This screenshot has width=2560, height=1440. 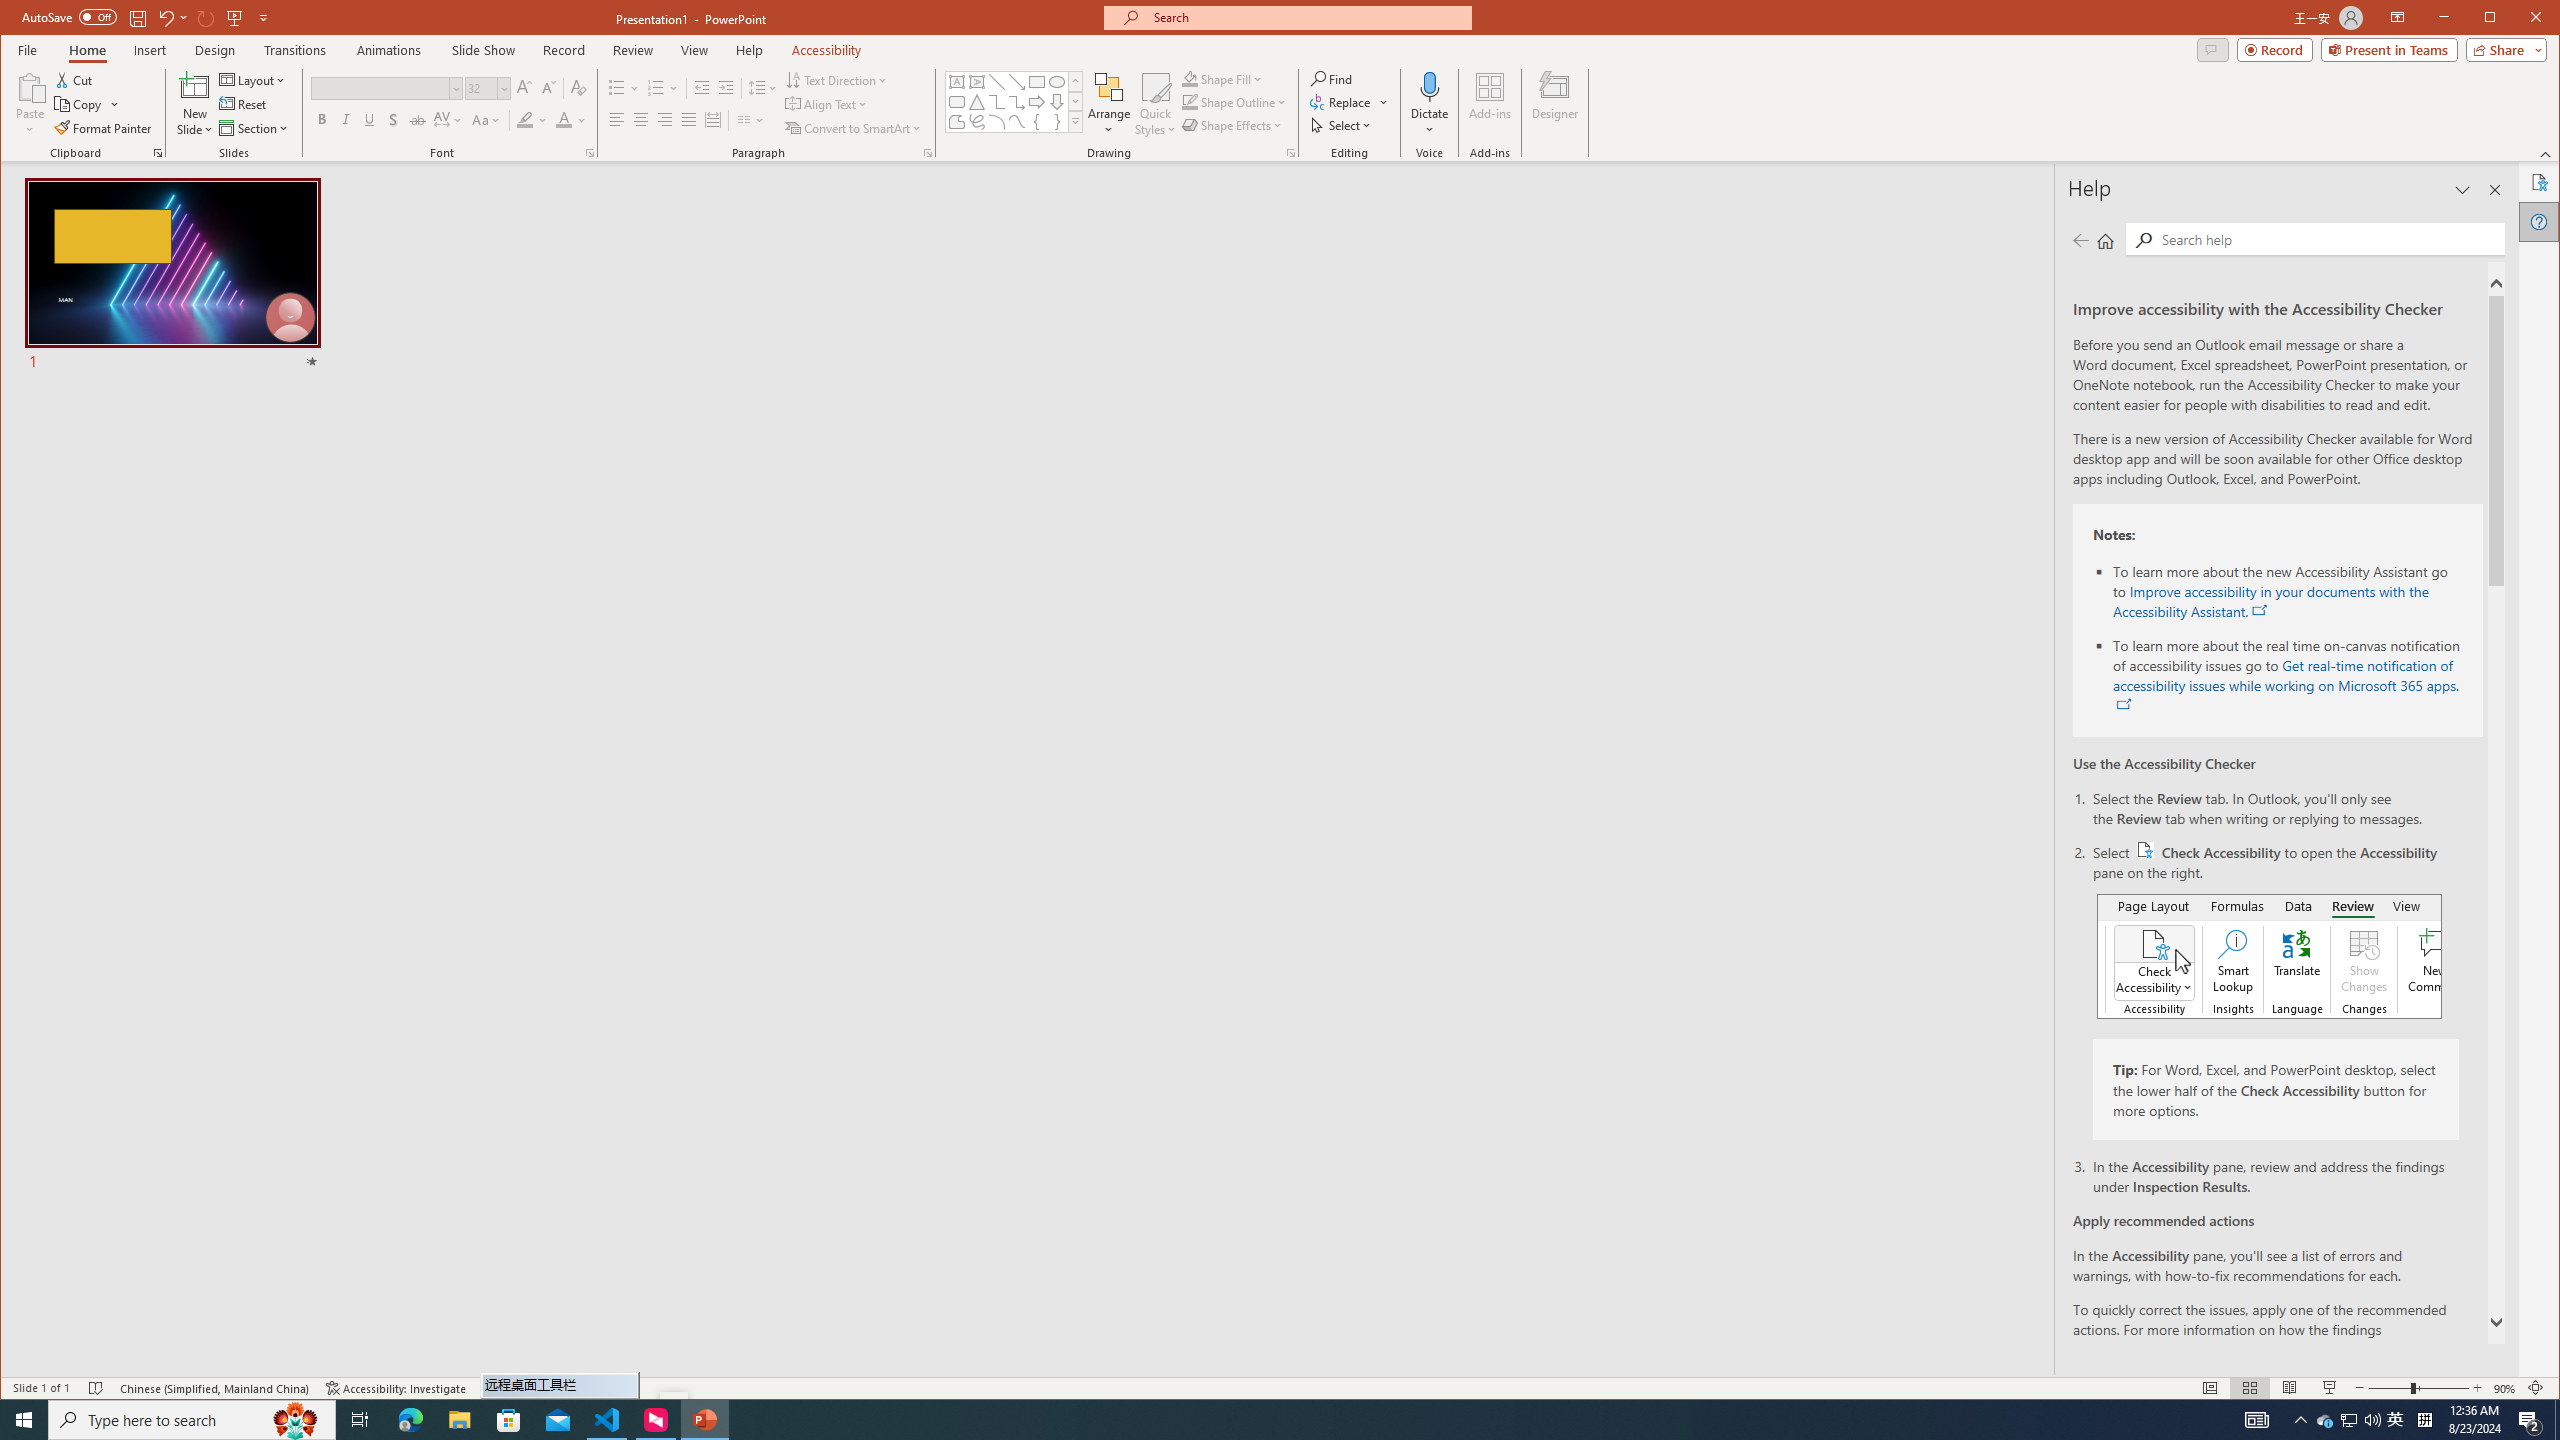 I want to click on 'Text Direction', so click(x=836, y=80).